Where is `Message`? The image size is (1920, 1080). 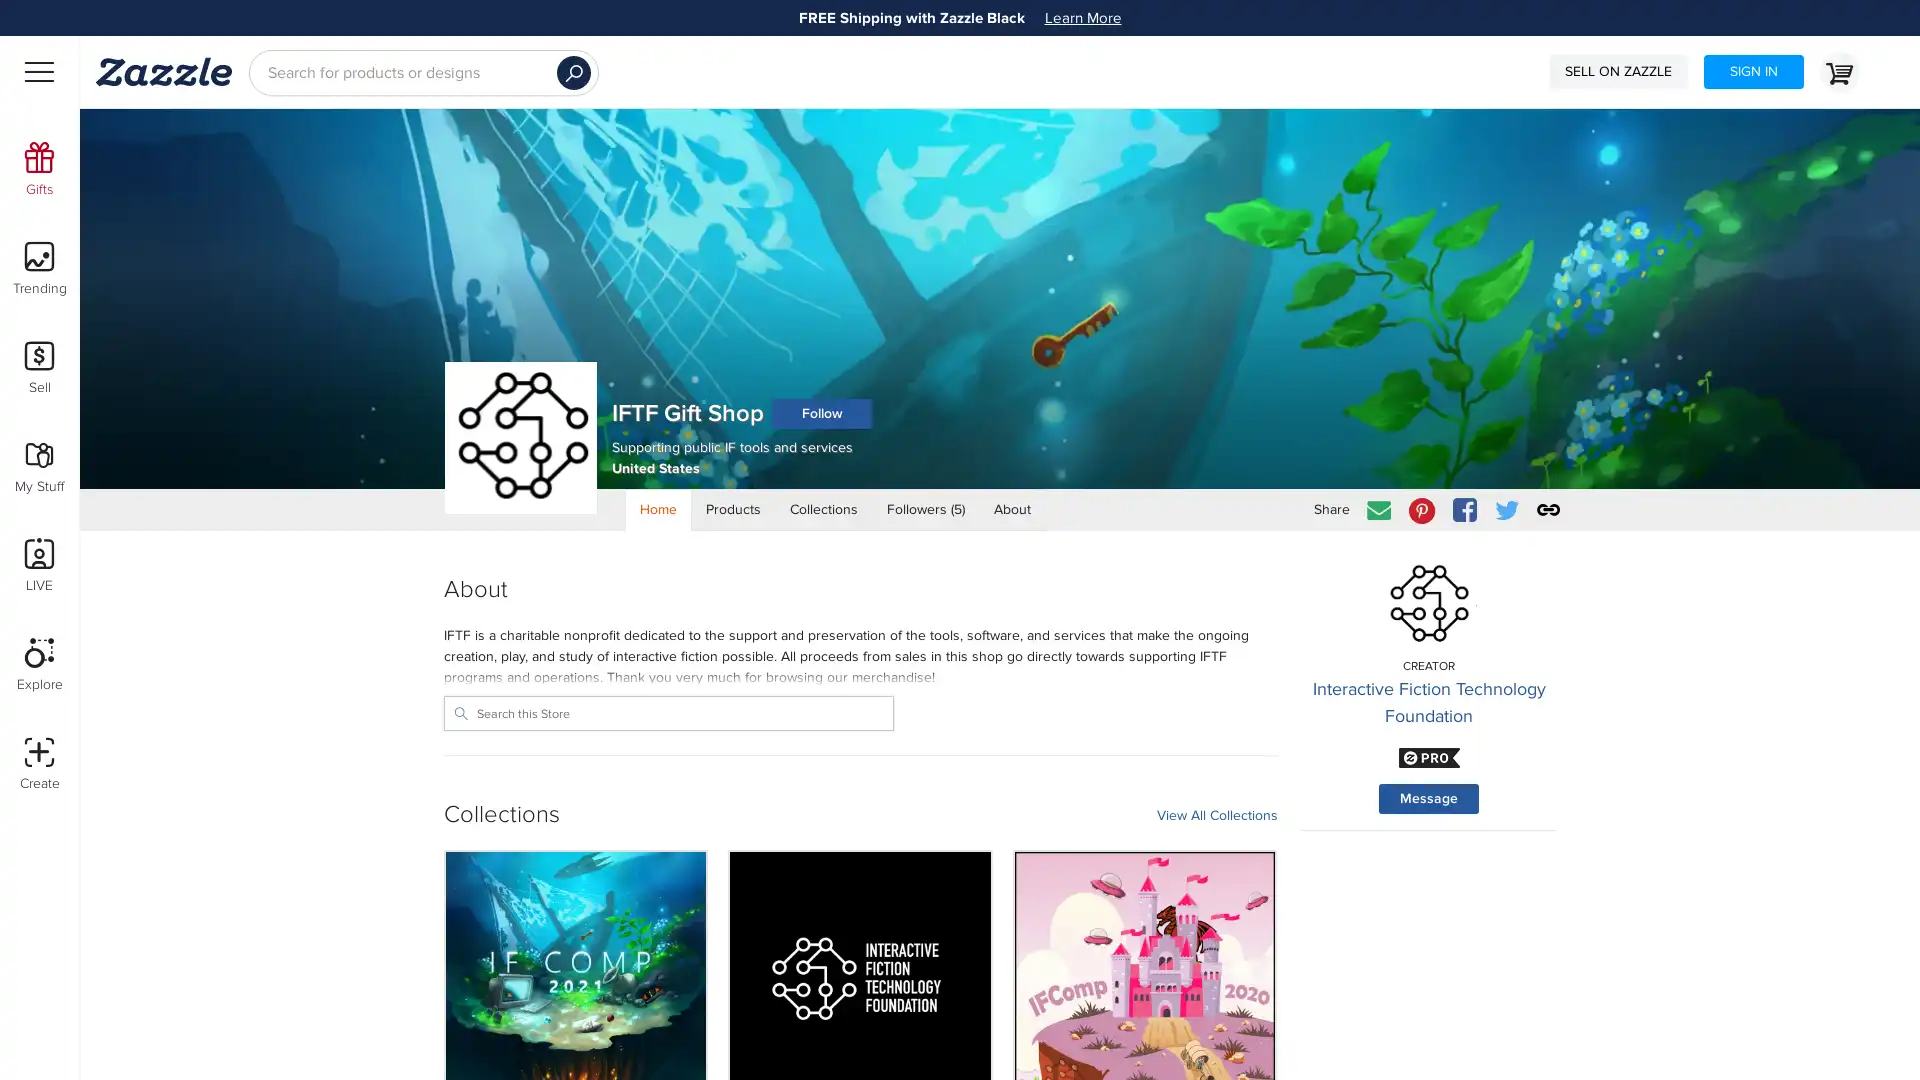 Message is located at coordinates (1428, 797).